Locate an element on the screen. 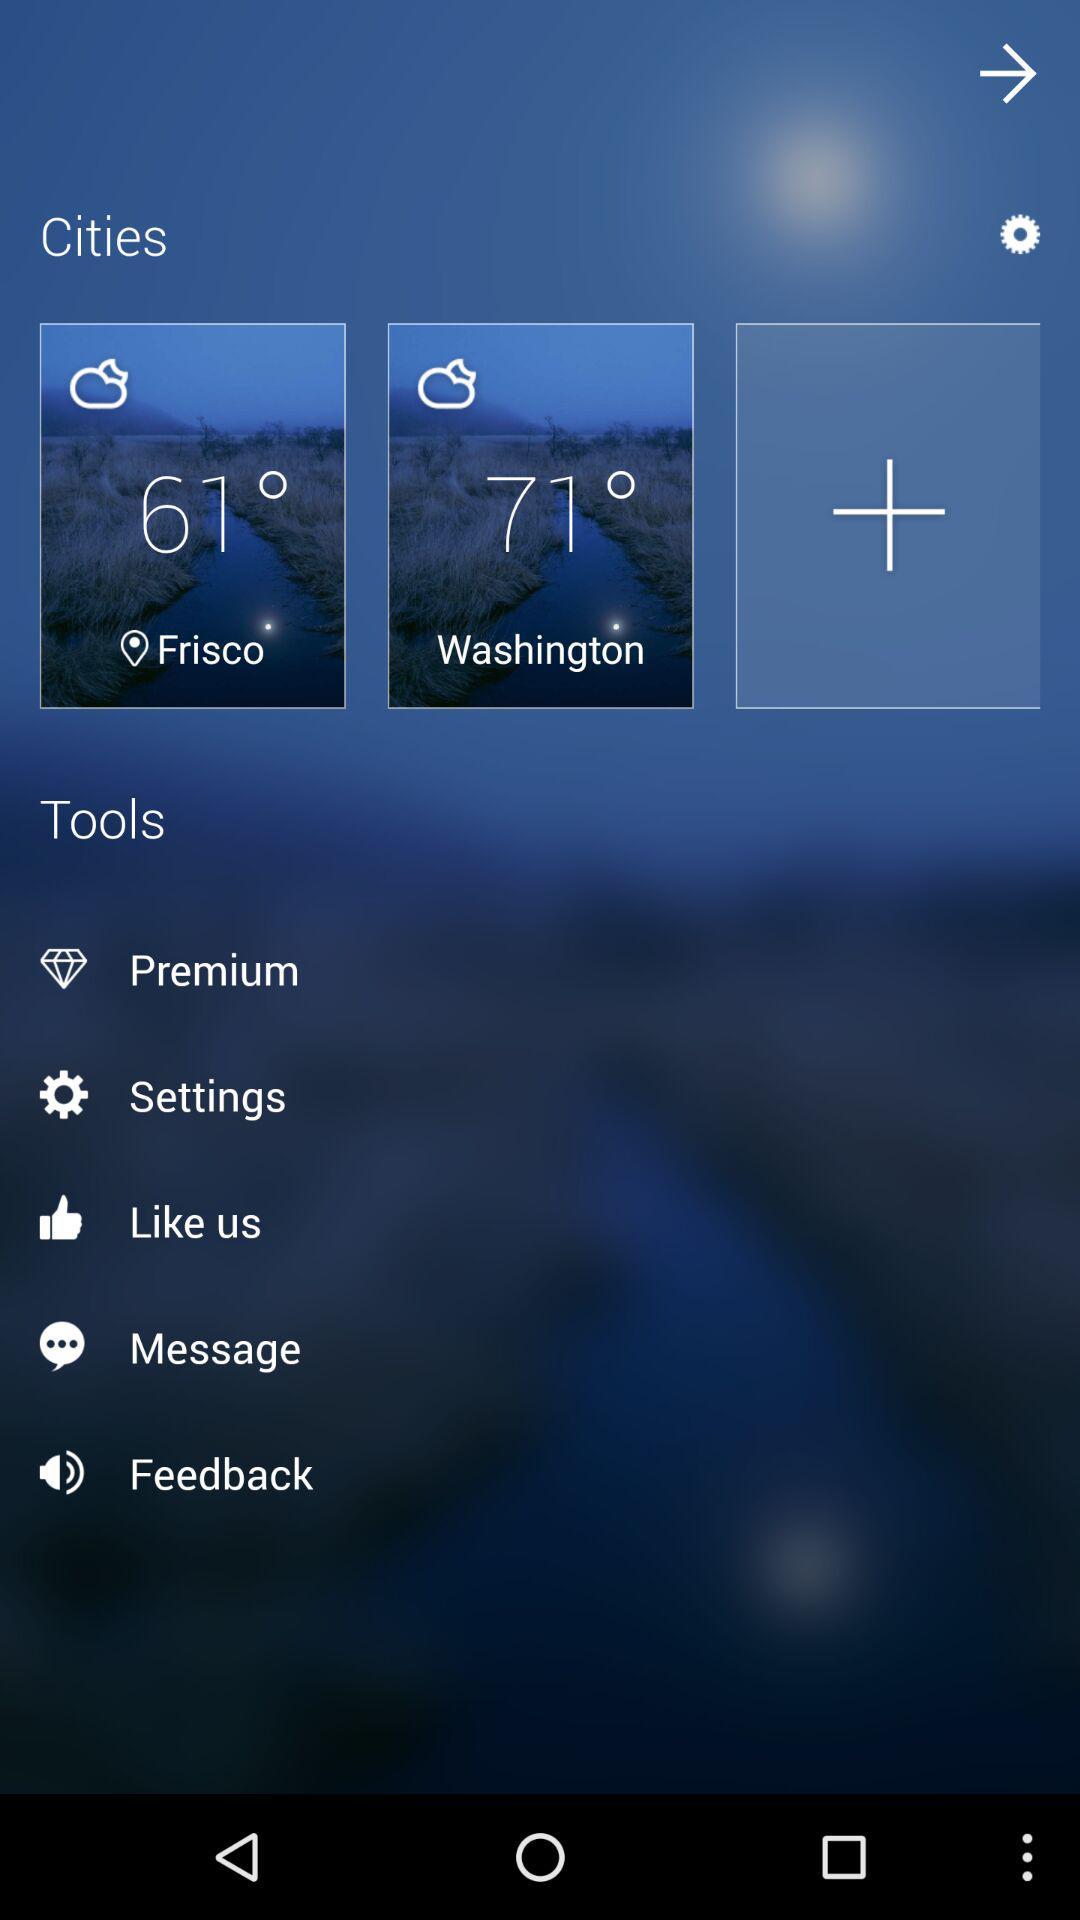 This screenshot has height=1920, width=1080. the text above feedback is located at coordinates (540, 1347).